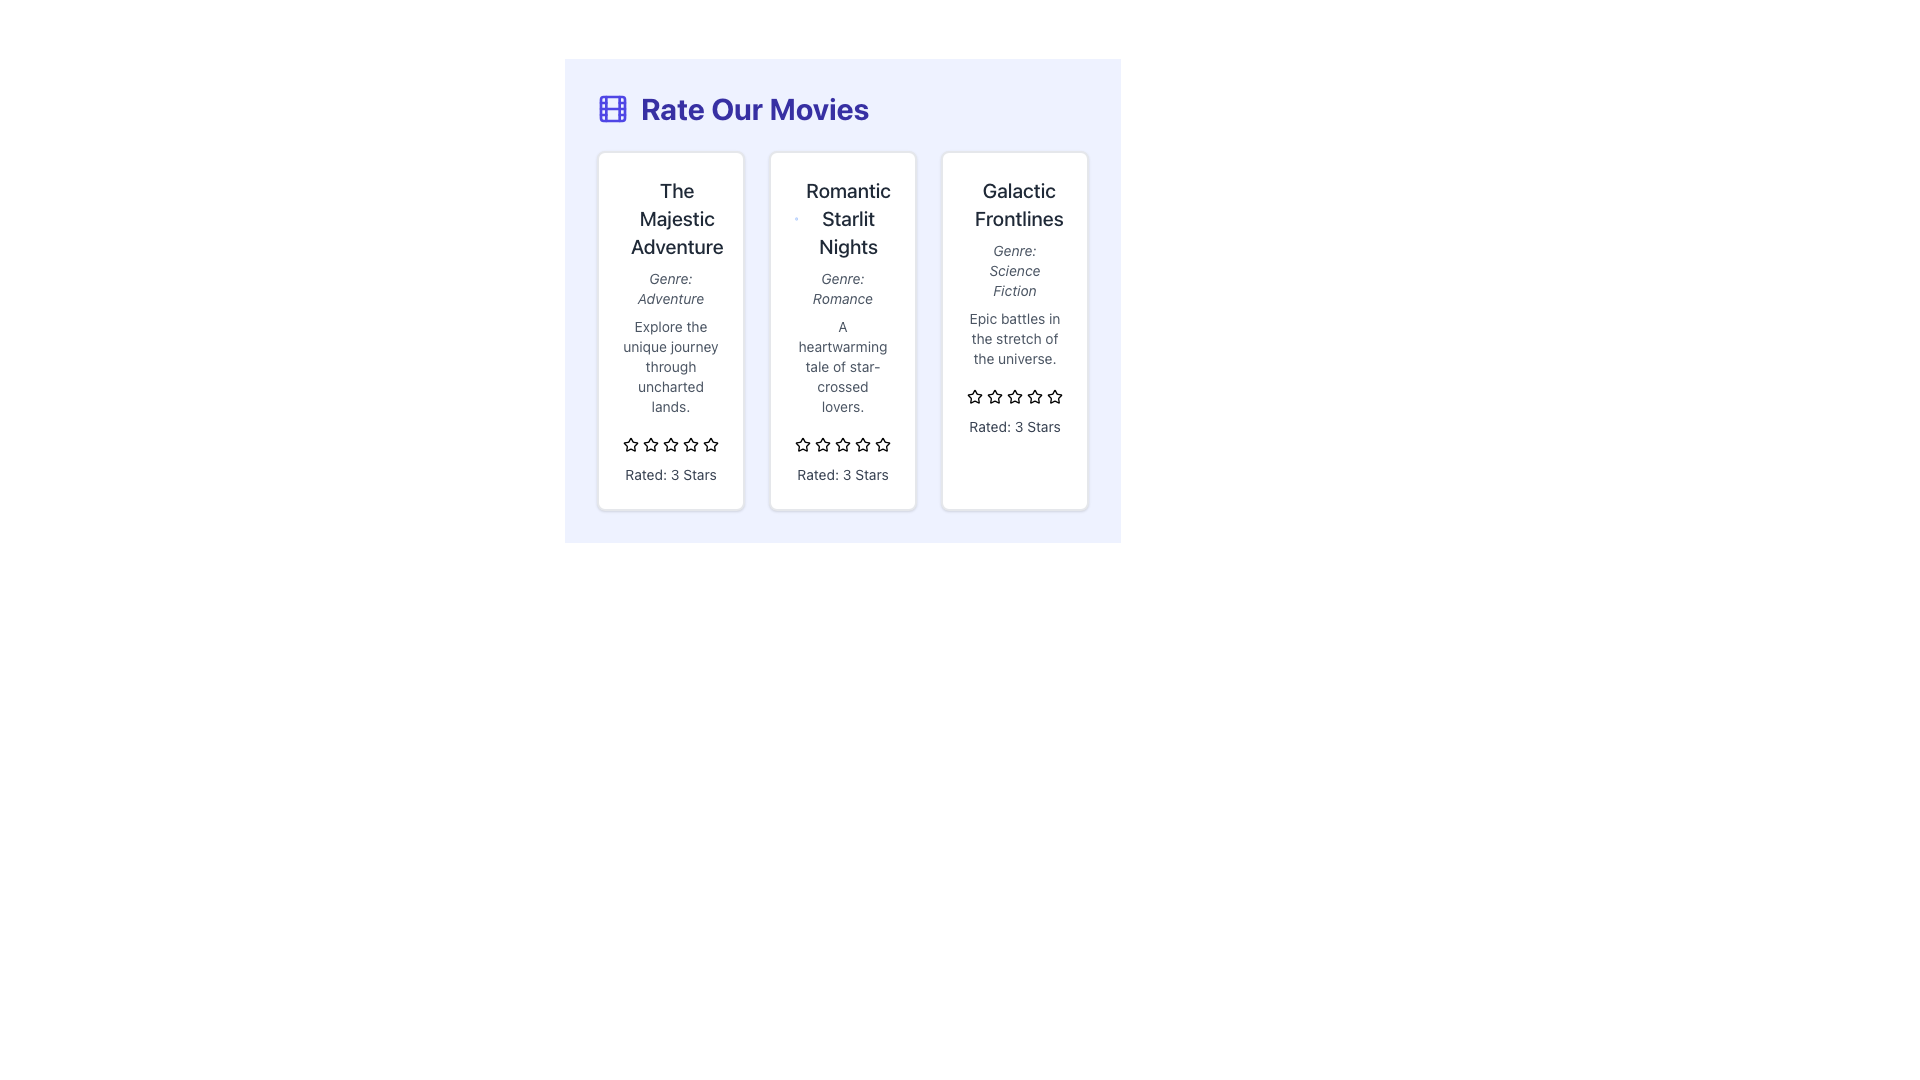 This screenshot has width=1920, height=1080. I want to click on the second star in the rating system to change the rating for 'The Majestic Adventure' movie, so click(651, 443).